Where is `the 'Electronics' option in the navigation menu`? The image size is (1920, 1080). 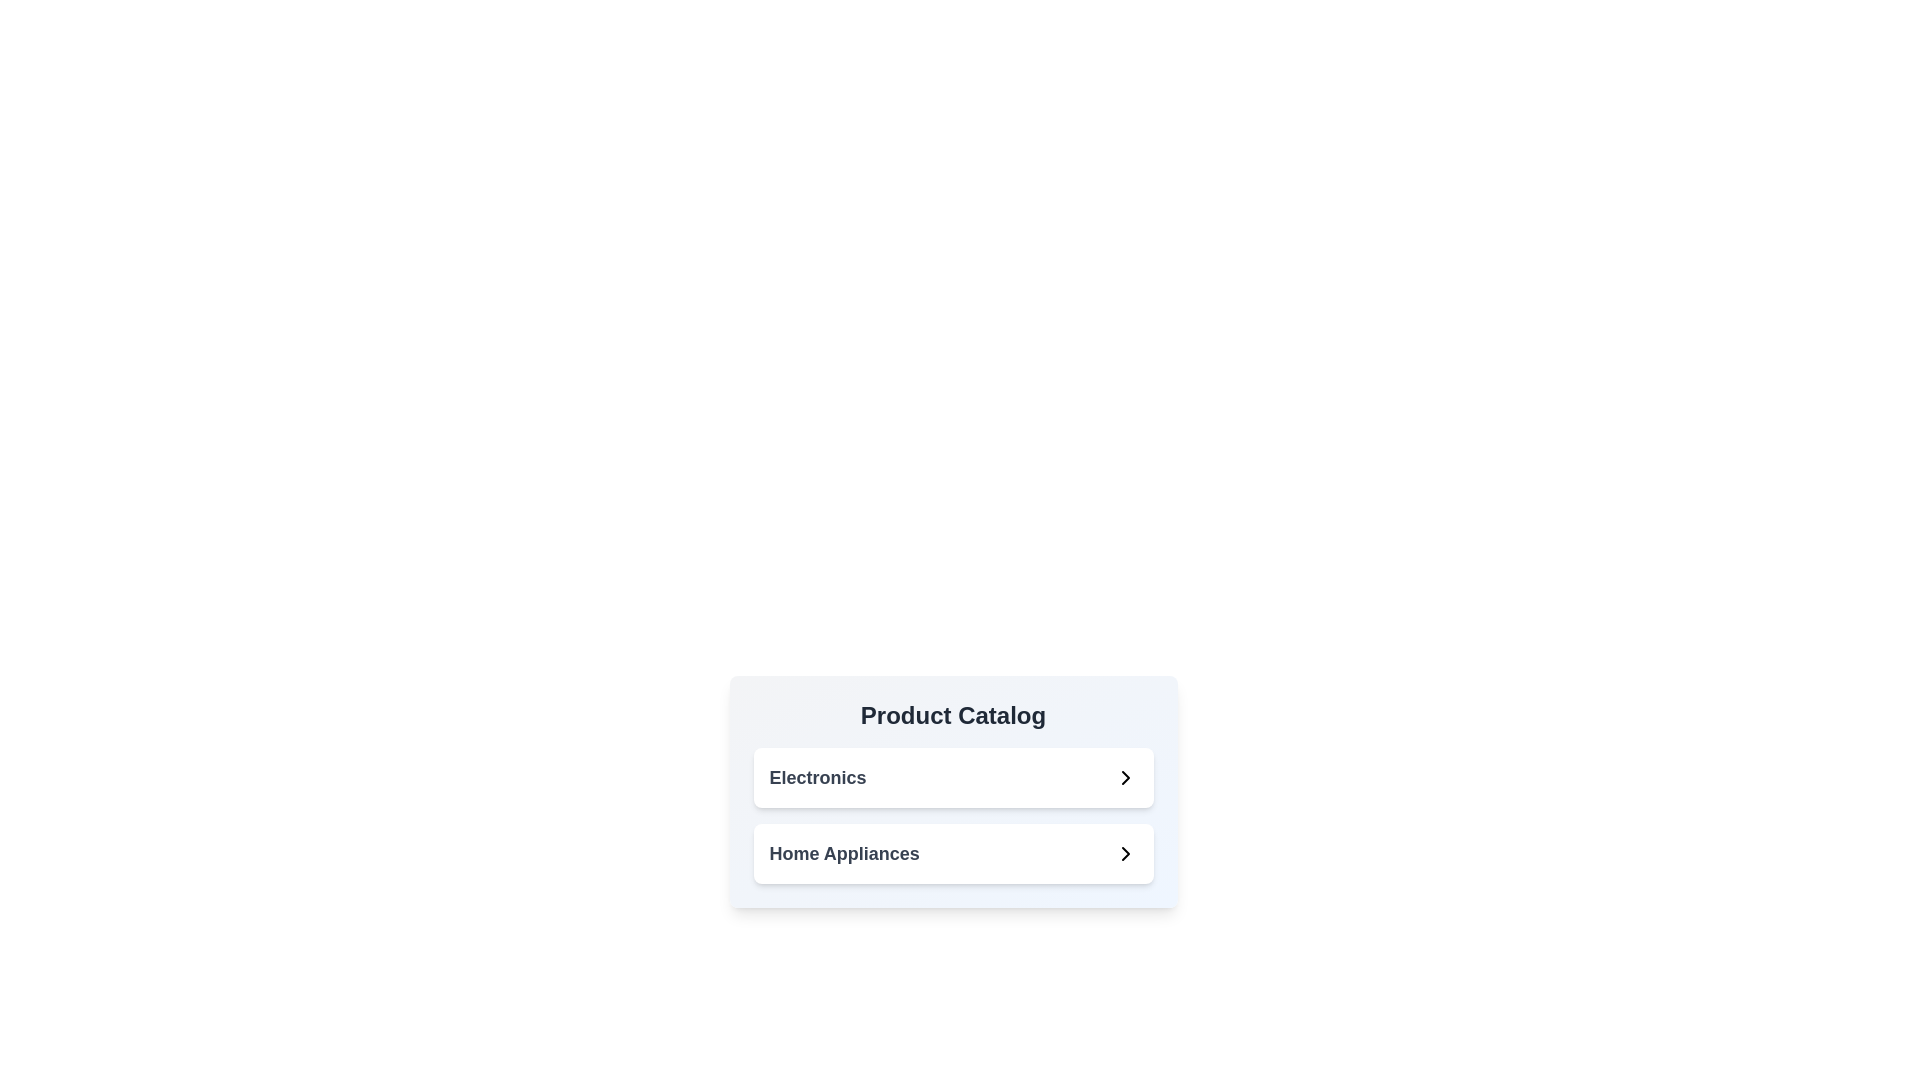
the 'Electronics' option in the navigation menu is located at coordinates (952, 790).